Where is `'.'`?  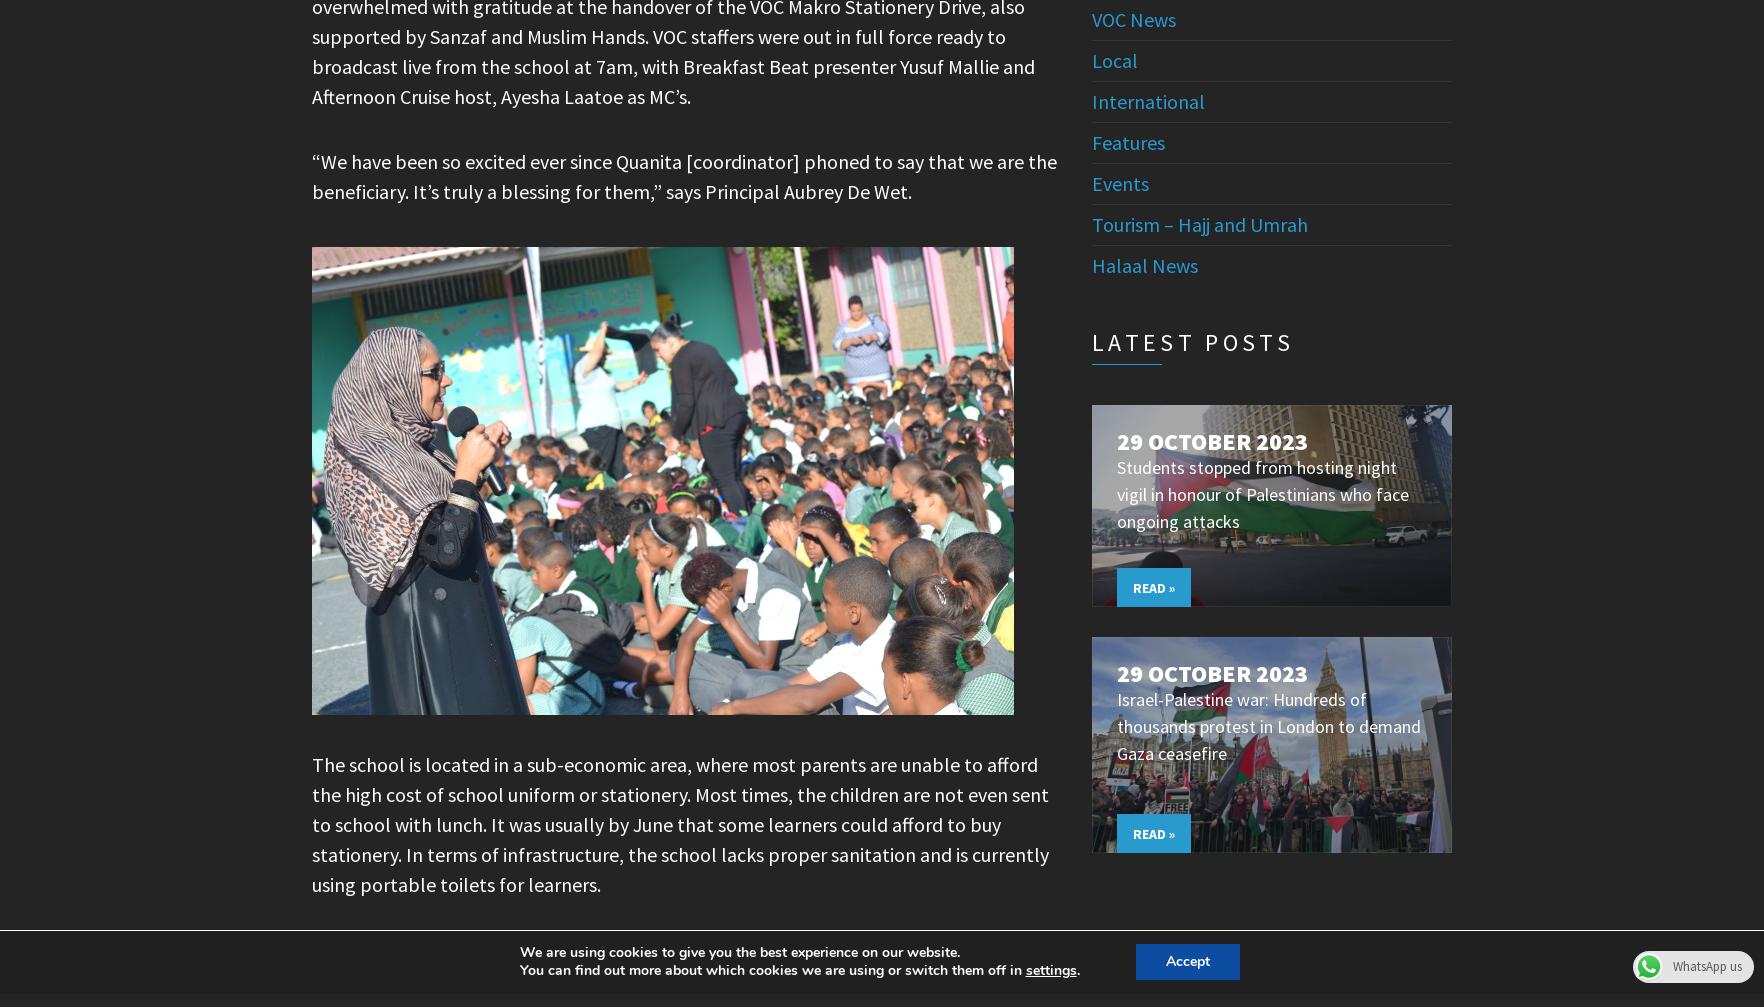 '.' is located at coordinates (1077, 969).